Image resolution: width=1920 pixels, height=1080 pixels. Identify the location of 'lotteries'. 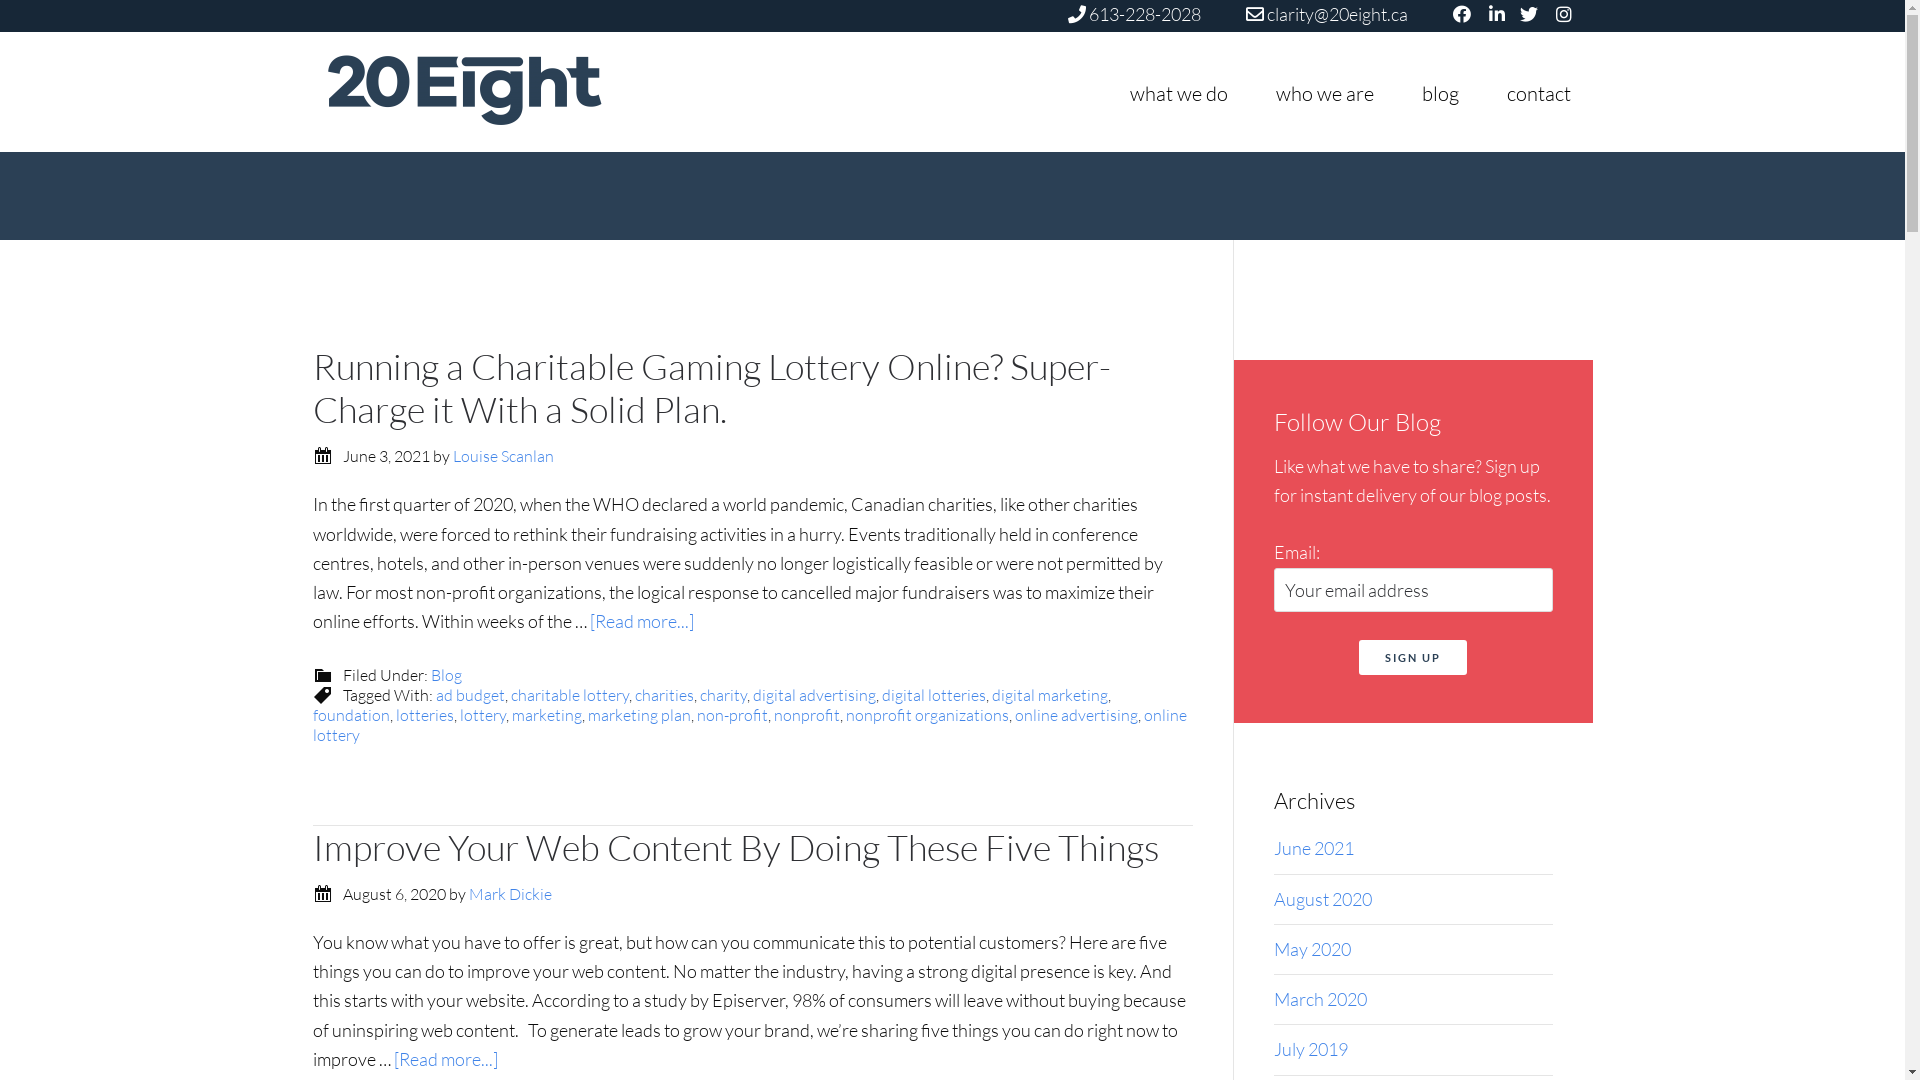
(424, 713).